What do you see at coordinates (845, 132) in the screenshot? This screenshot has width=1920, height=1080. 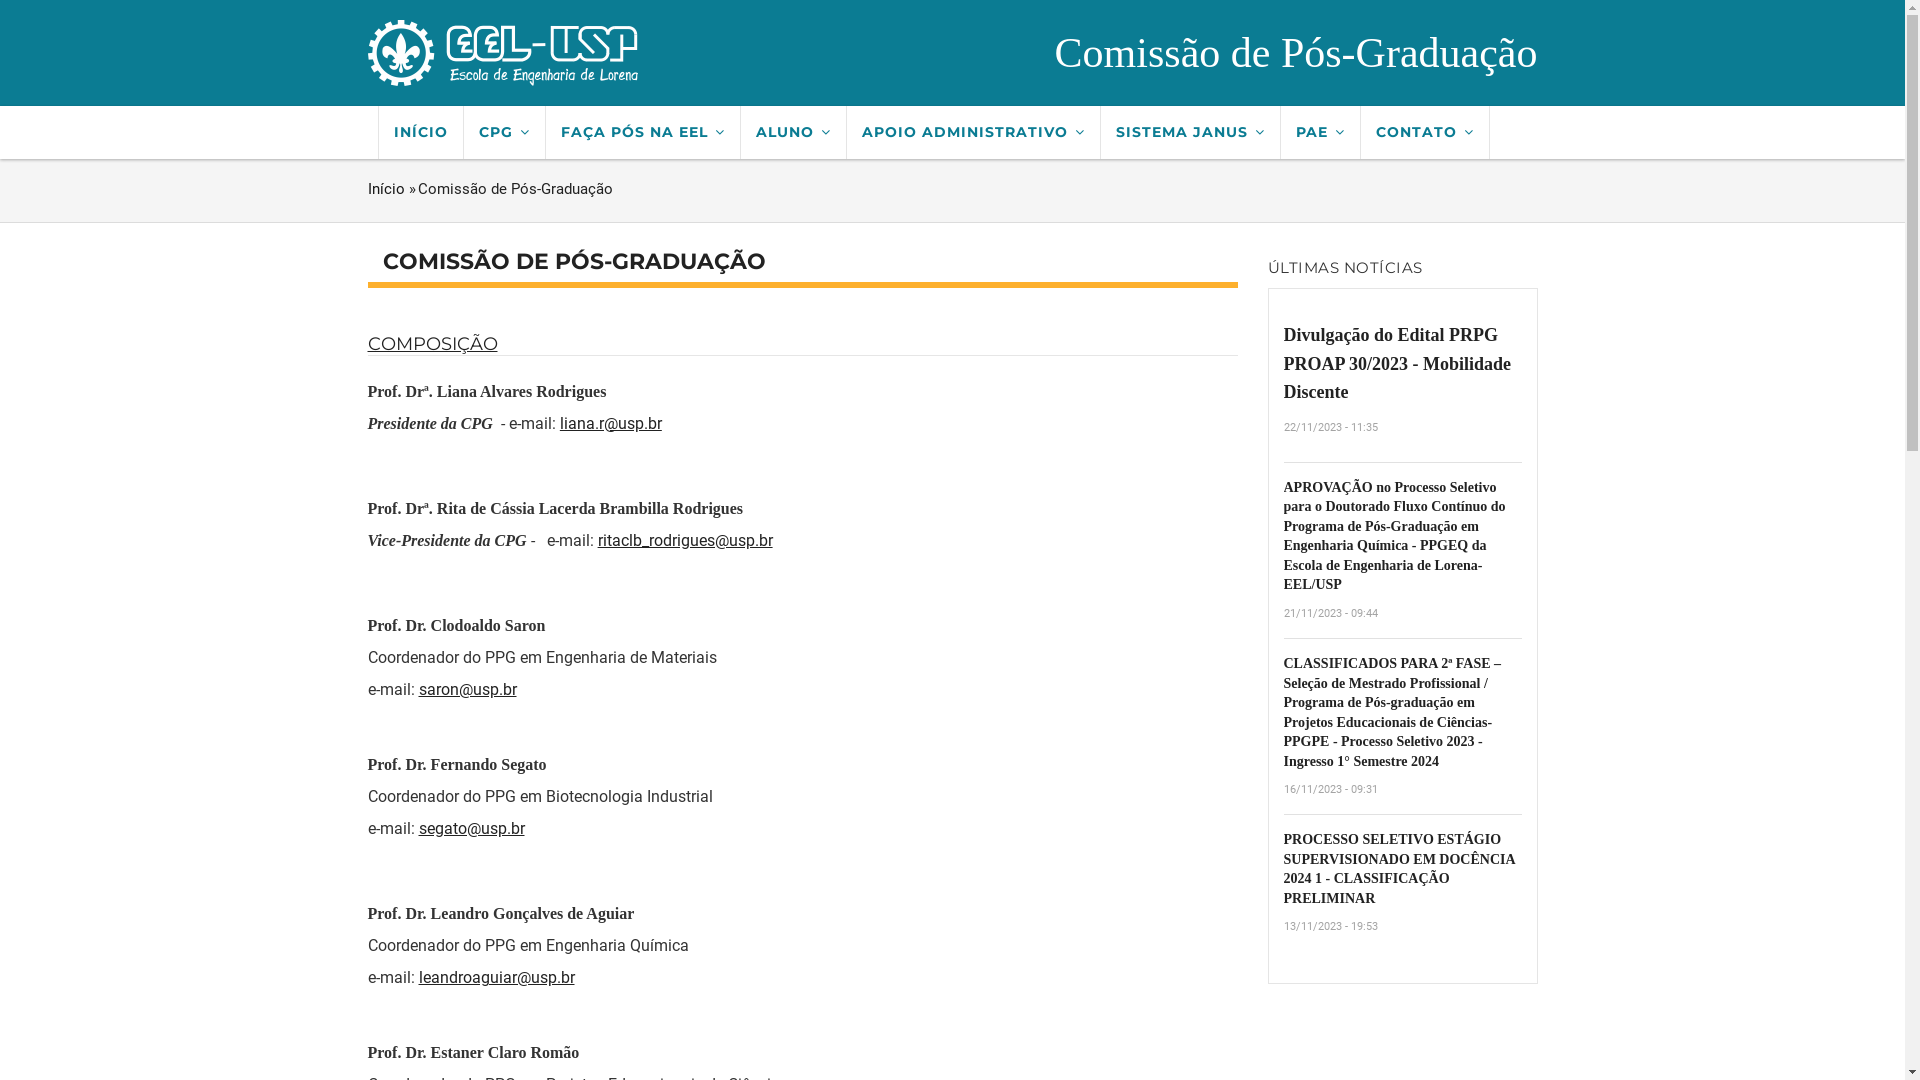 I see `'APOIO ADMINISTRATIVO'` at bounding box center [845, 132].